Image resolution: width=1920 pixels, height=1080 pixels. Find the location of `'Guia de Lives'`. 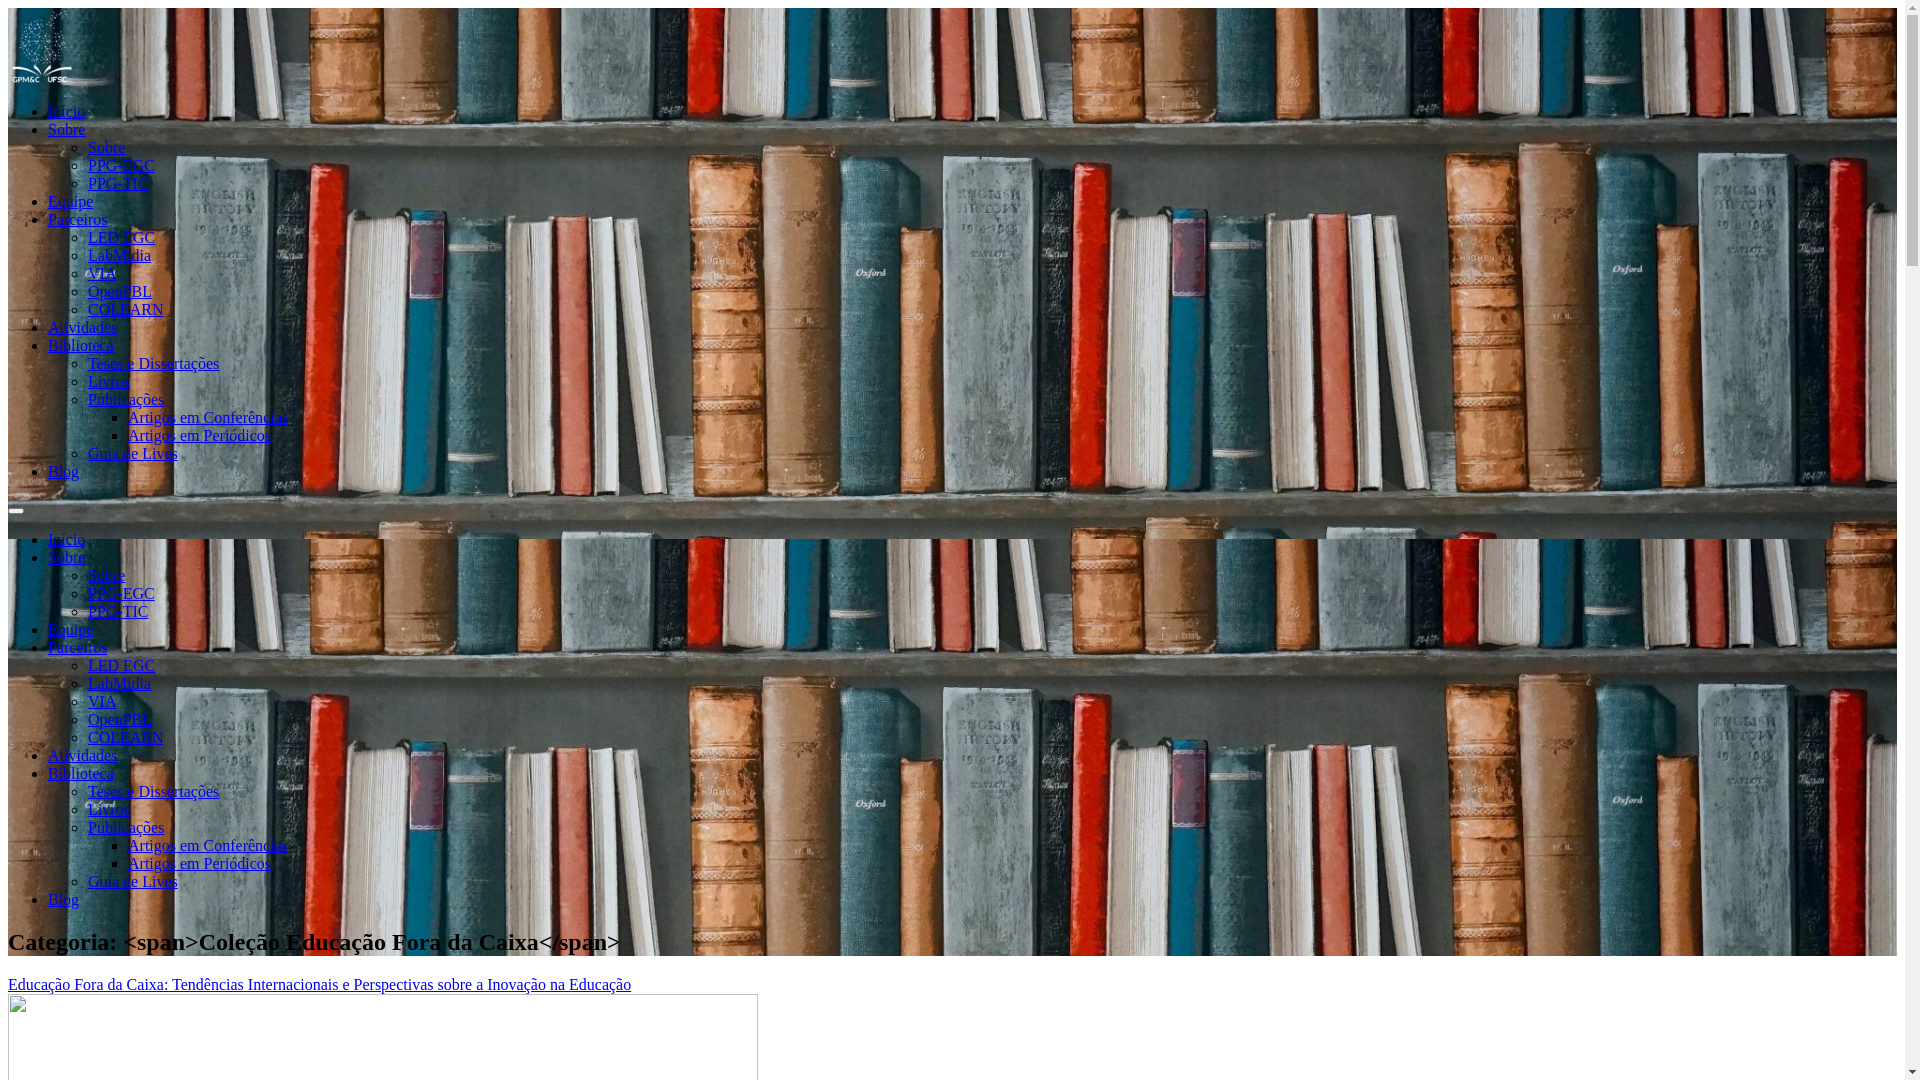

'Guia de Lives' is located at coordinates (132, 453).